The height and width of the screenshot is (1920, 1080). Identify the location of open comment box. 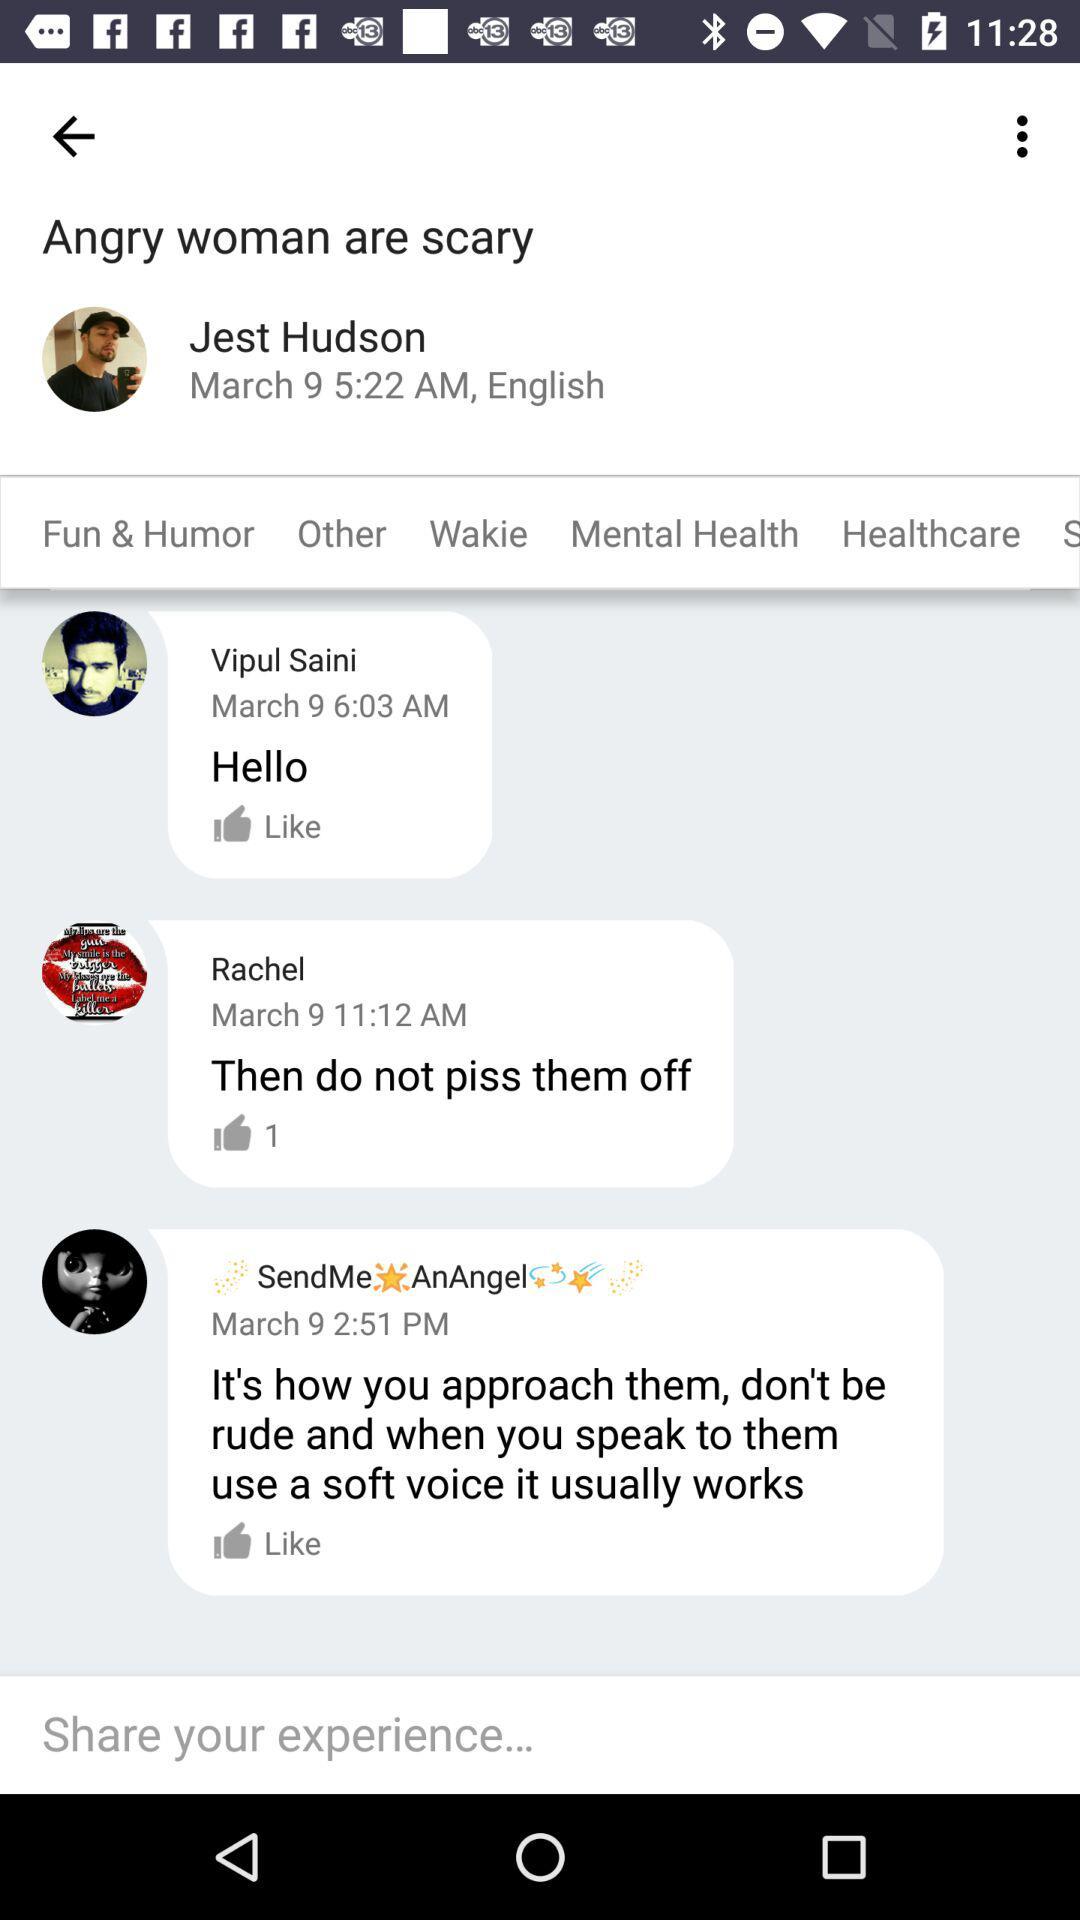
(550, 1734).